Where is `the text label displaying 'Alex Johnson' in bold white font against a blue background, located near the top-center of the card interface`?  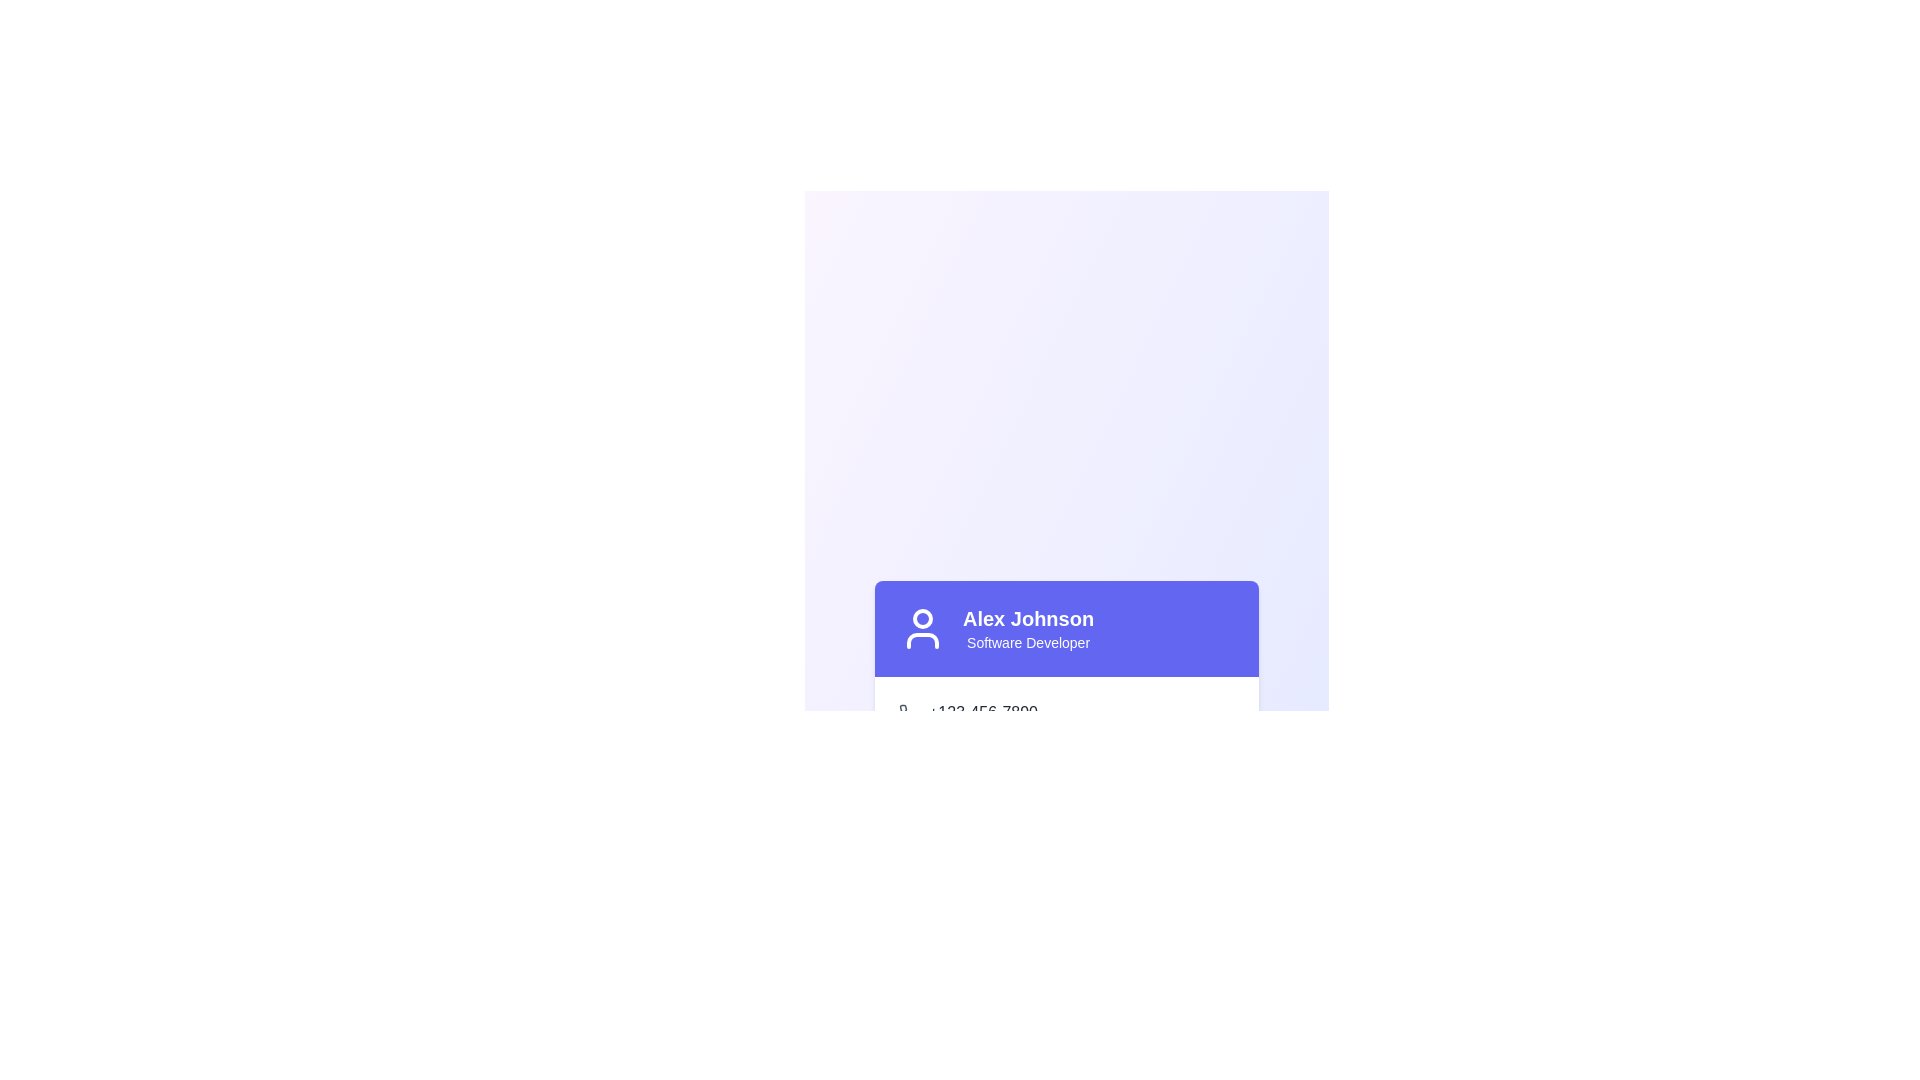 the text label displaying 'Alex Johnson' in bold white font against a blue background, located near the top-center of the card interface is located at coordinates (1028, 617).